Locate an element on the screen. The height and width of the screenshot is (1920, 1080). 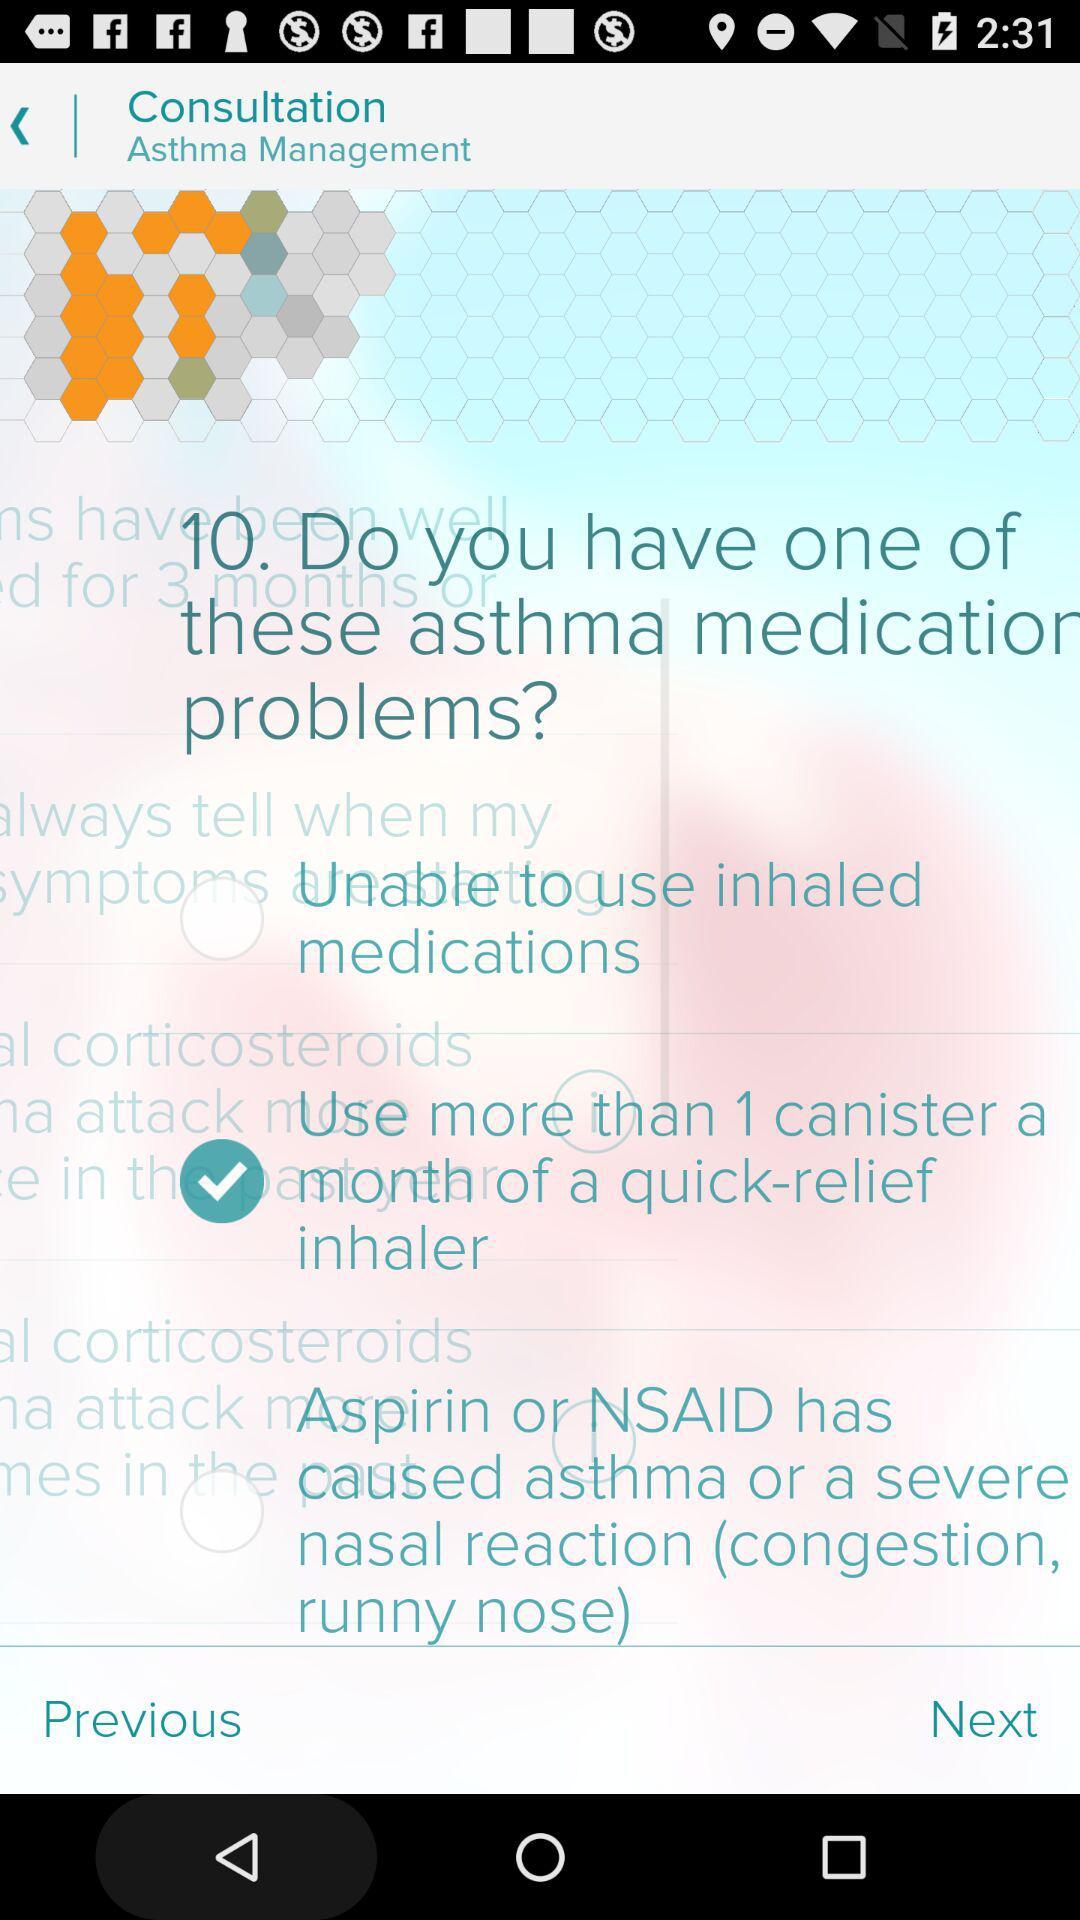
the next at the bottom right corner is located at coordinates (810, 1719).